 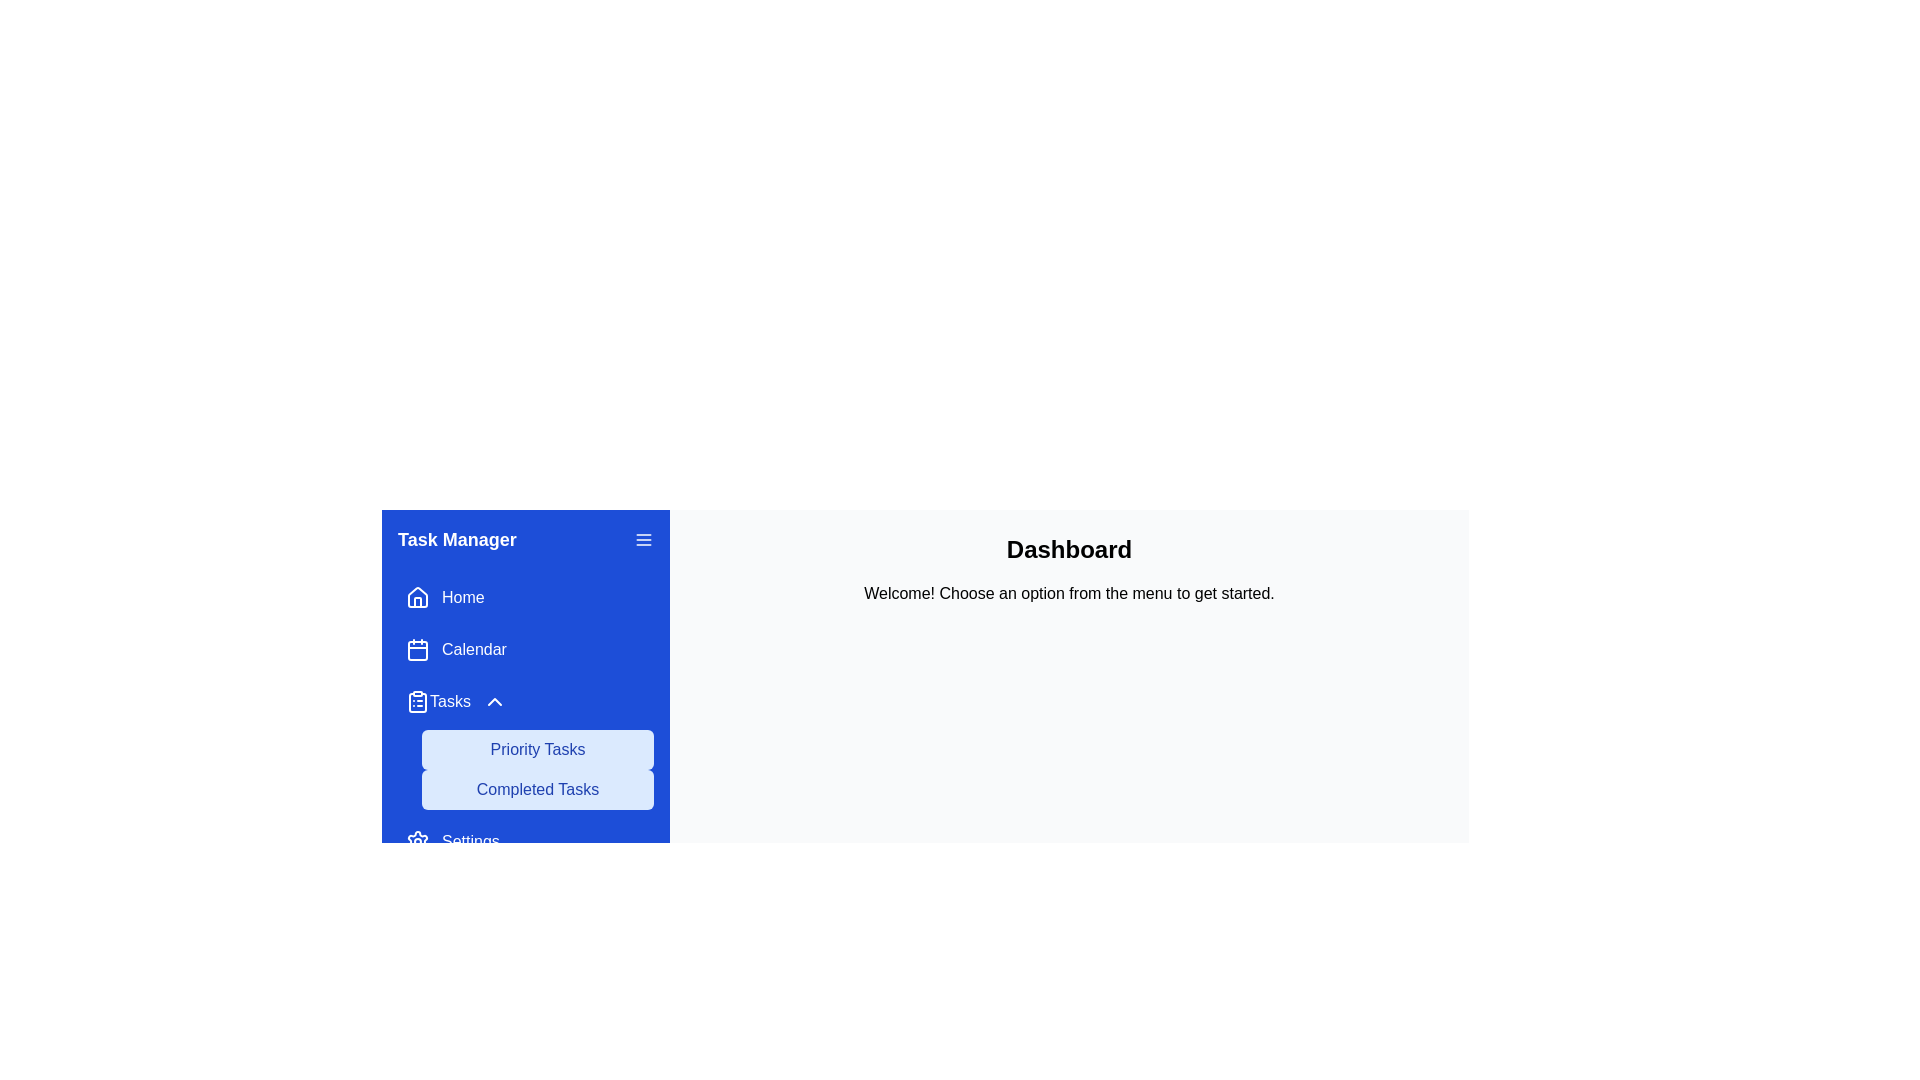 What do you see at coordinates (643, 540) in the screenshot?
I see `the menu icon consisting of three horizontal lines stacked vertically, located` at bounding box center [643, 540].